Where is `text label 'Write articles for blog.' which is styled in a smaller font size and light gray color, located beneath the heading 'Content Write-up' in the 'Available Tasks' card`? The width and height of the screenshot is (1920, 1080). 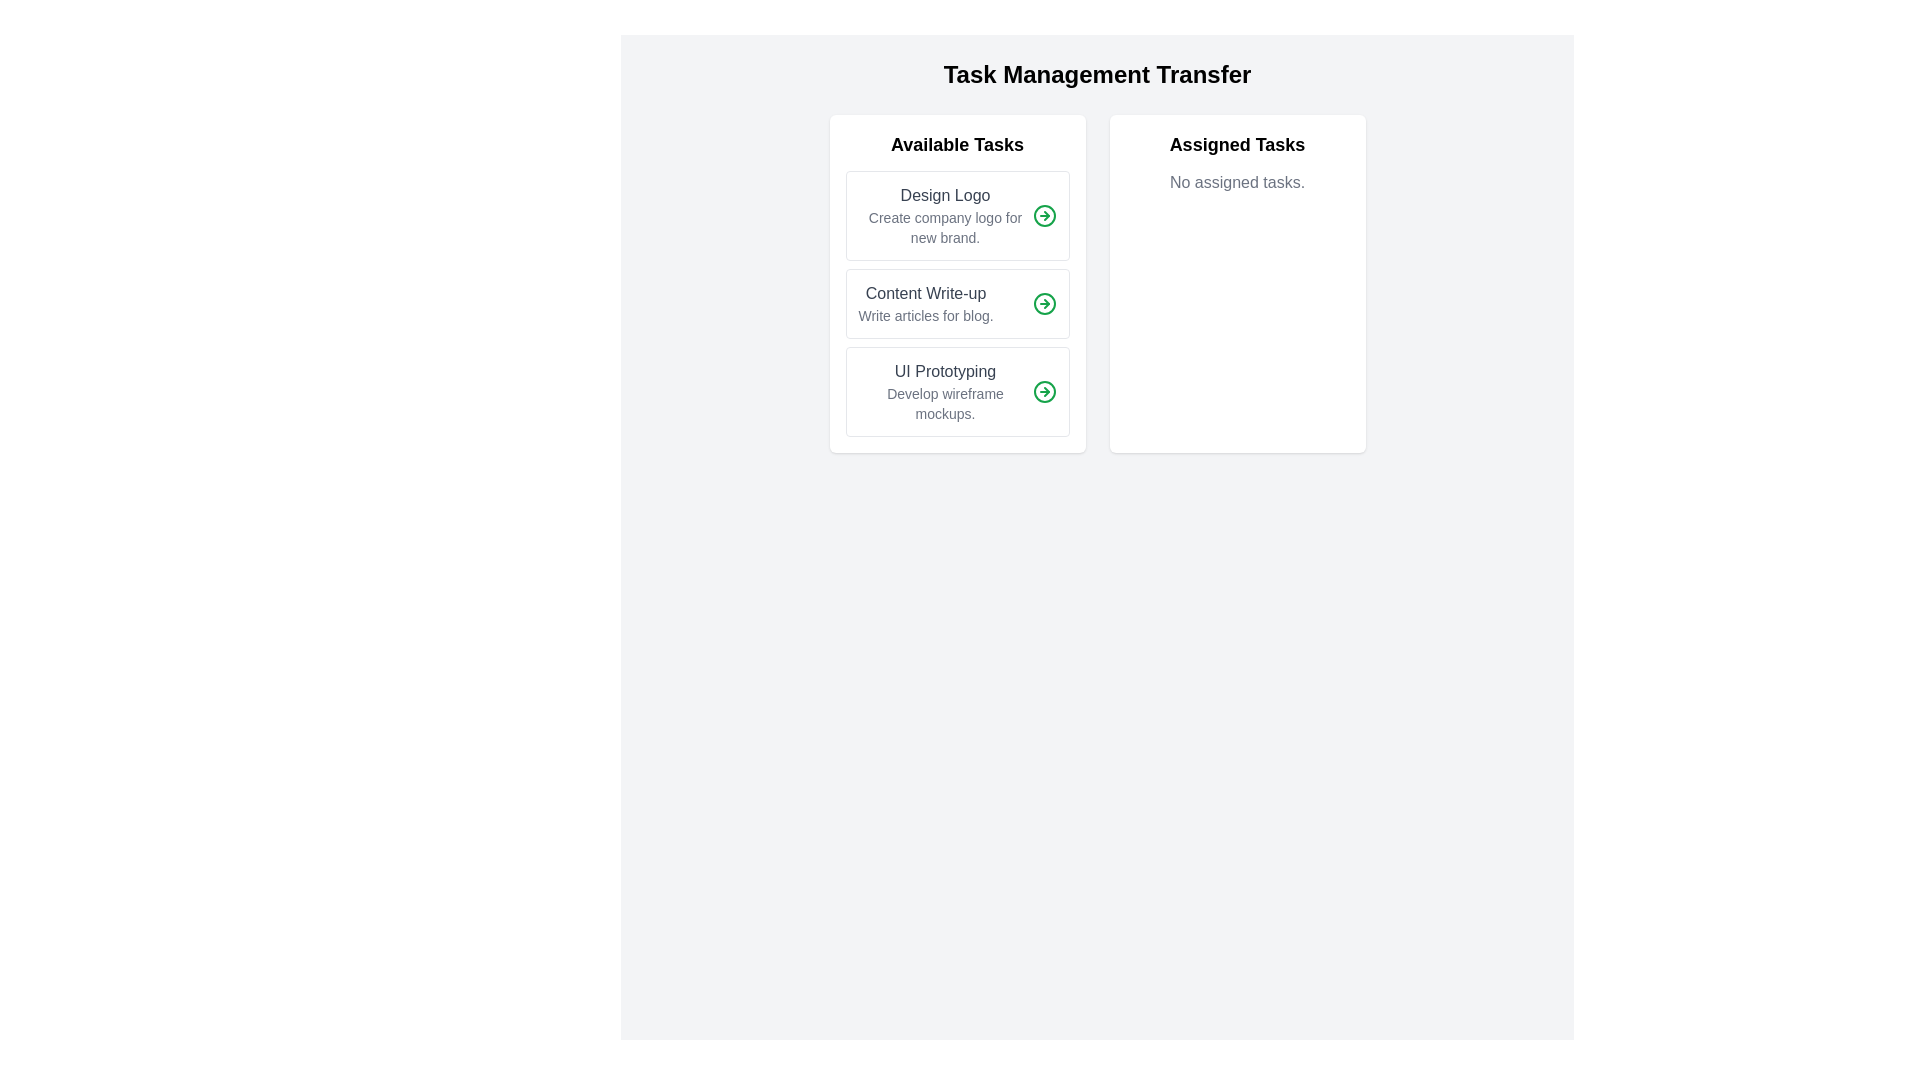 text label 'Write articles for blog.' which is styled in a smaller font size and light gray color, located beneath the heading 'Content Write-up' in the 'Available Tasks' card is located at coordinates (925, 315).